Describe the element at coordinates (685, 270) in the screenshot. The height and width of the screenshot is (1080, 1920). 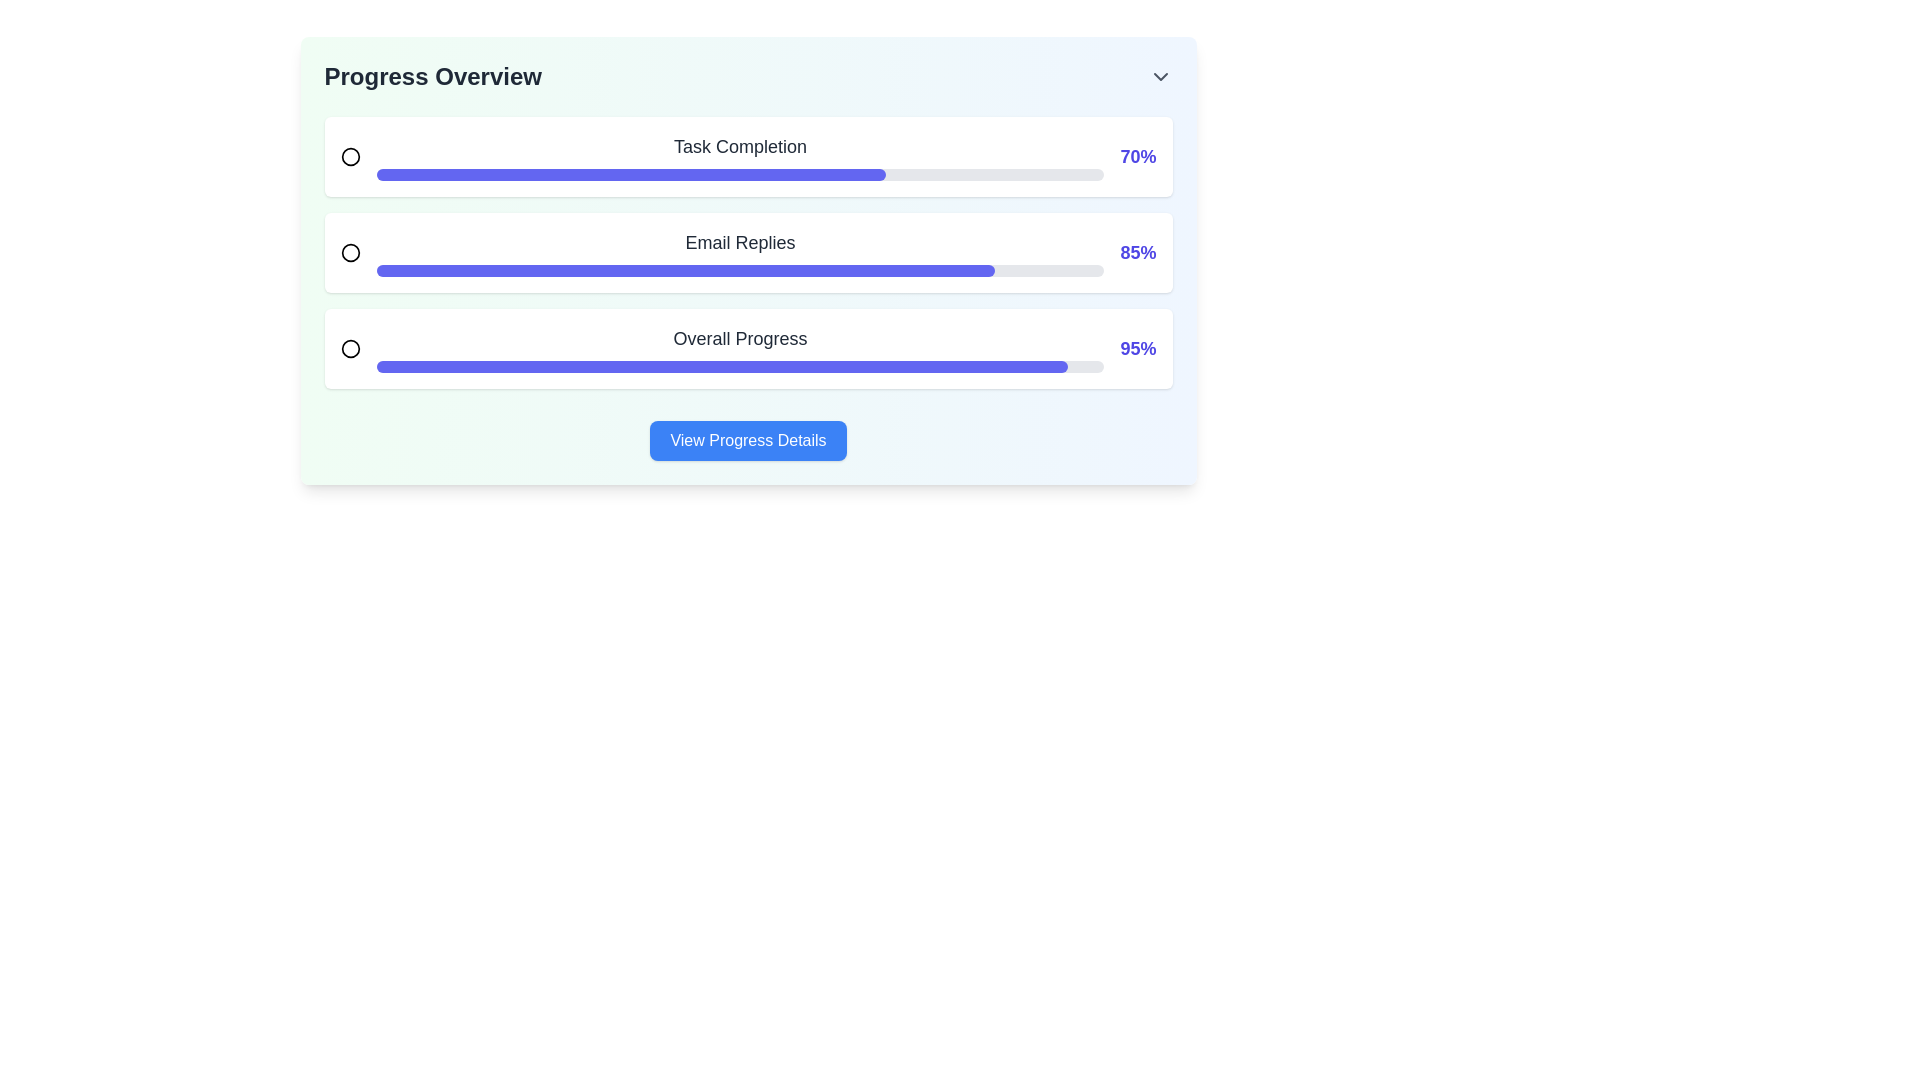
I see `the progress bar filling segment representing 85% completion under the 'Email Replies' label in the 'Progress Overview' section` at that location.